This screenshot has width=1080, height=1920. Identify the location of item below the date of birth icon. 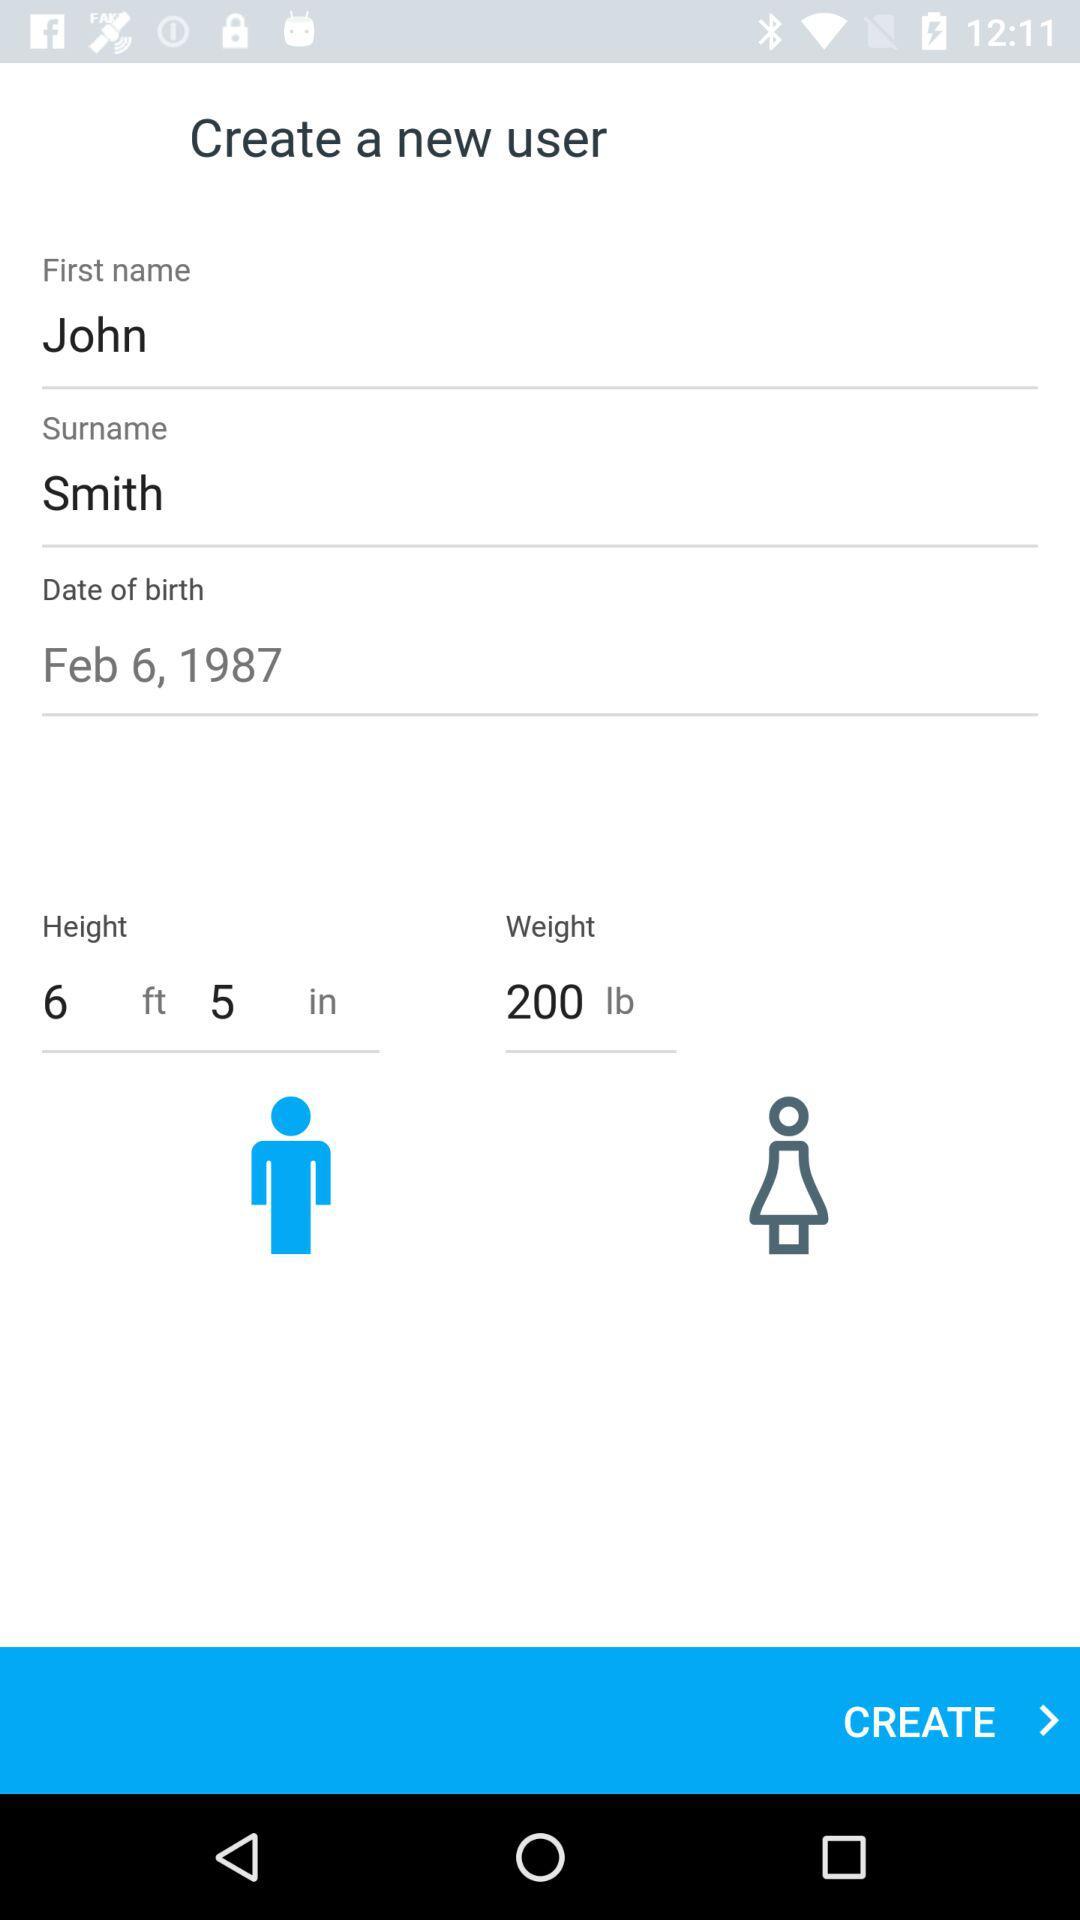
(540, 663).